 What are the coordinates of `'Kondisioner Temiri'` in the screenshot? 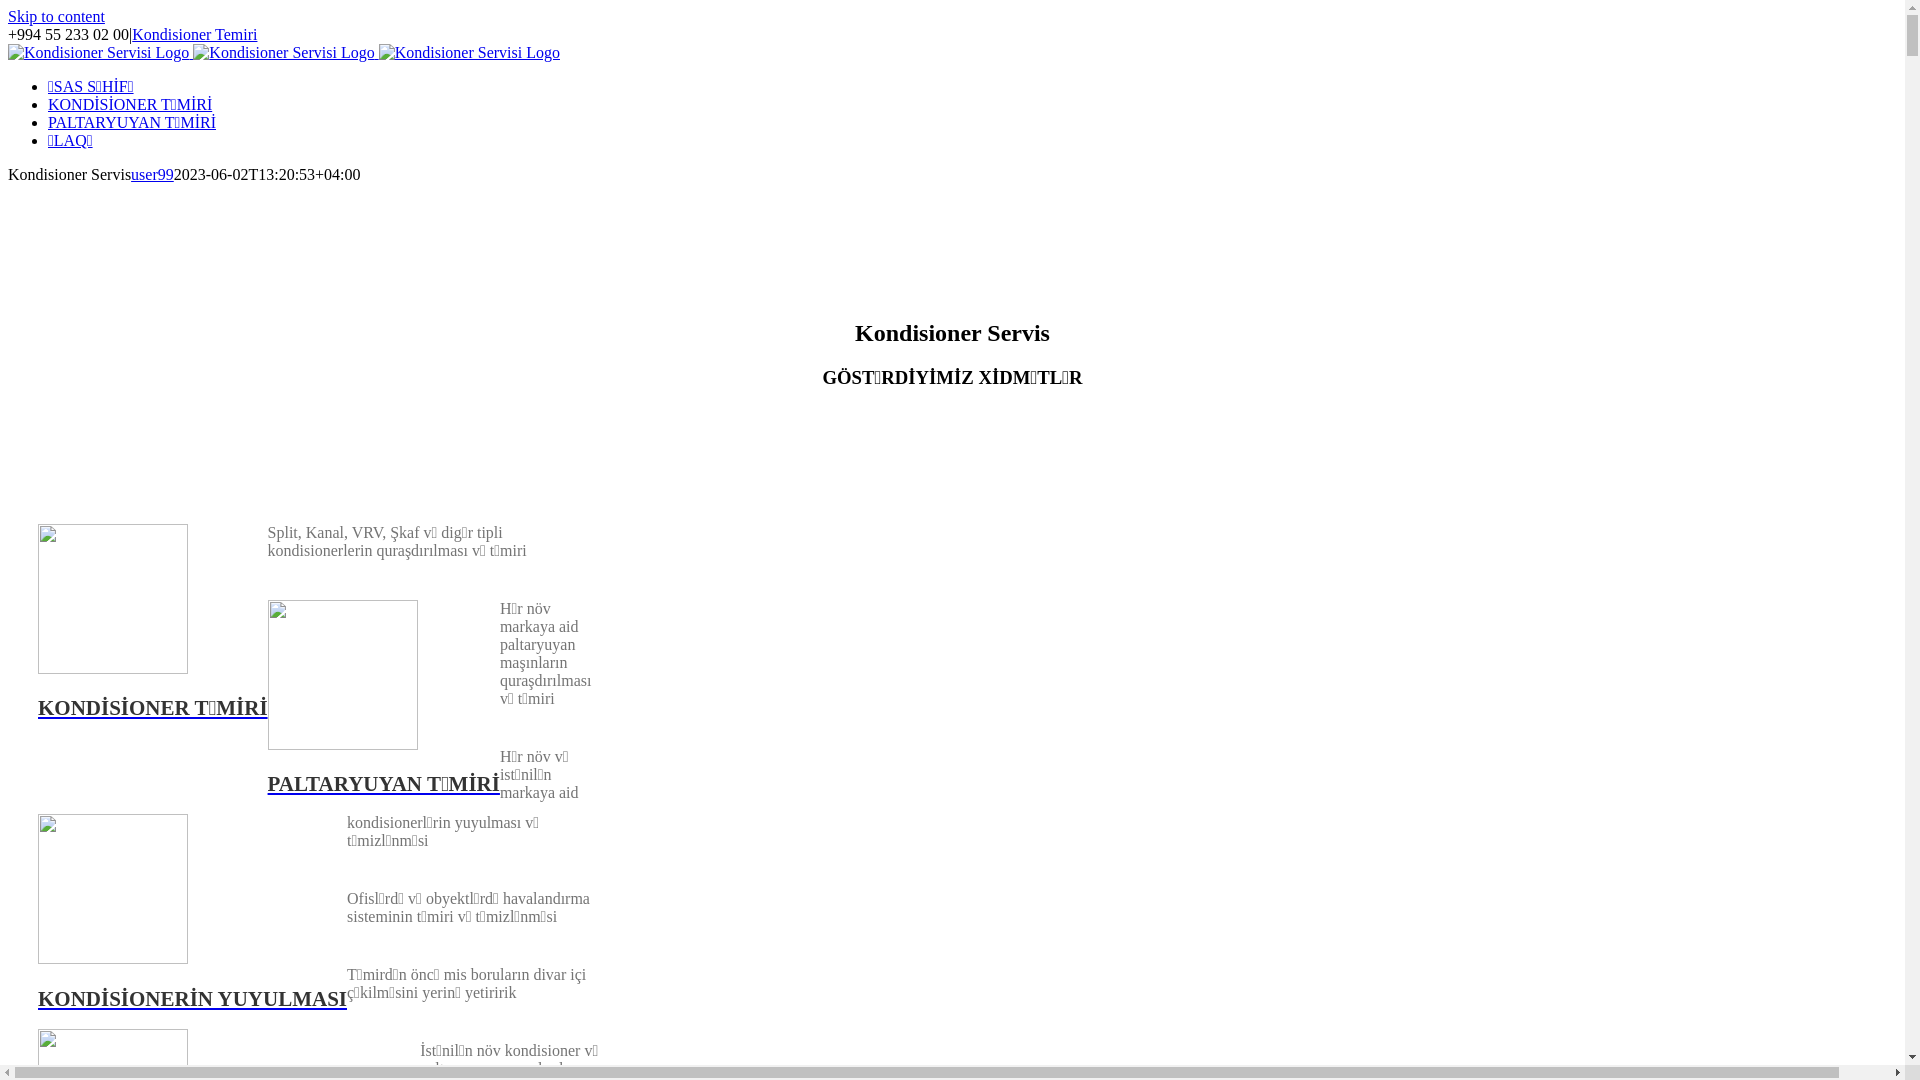 It's located at (131, 34).